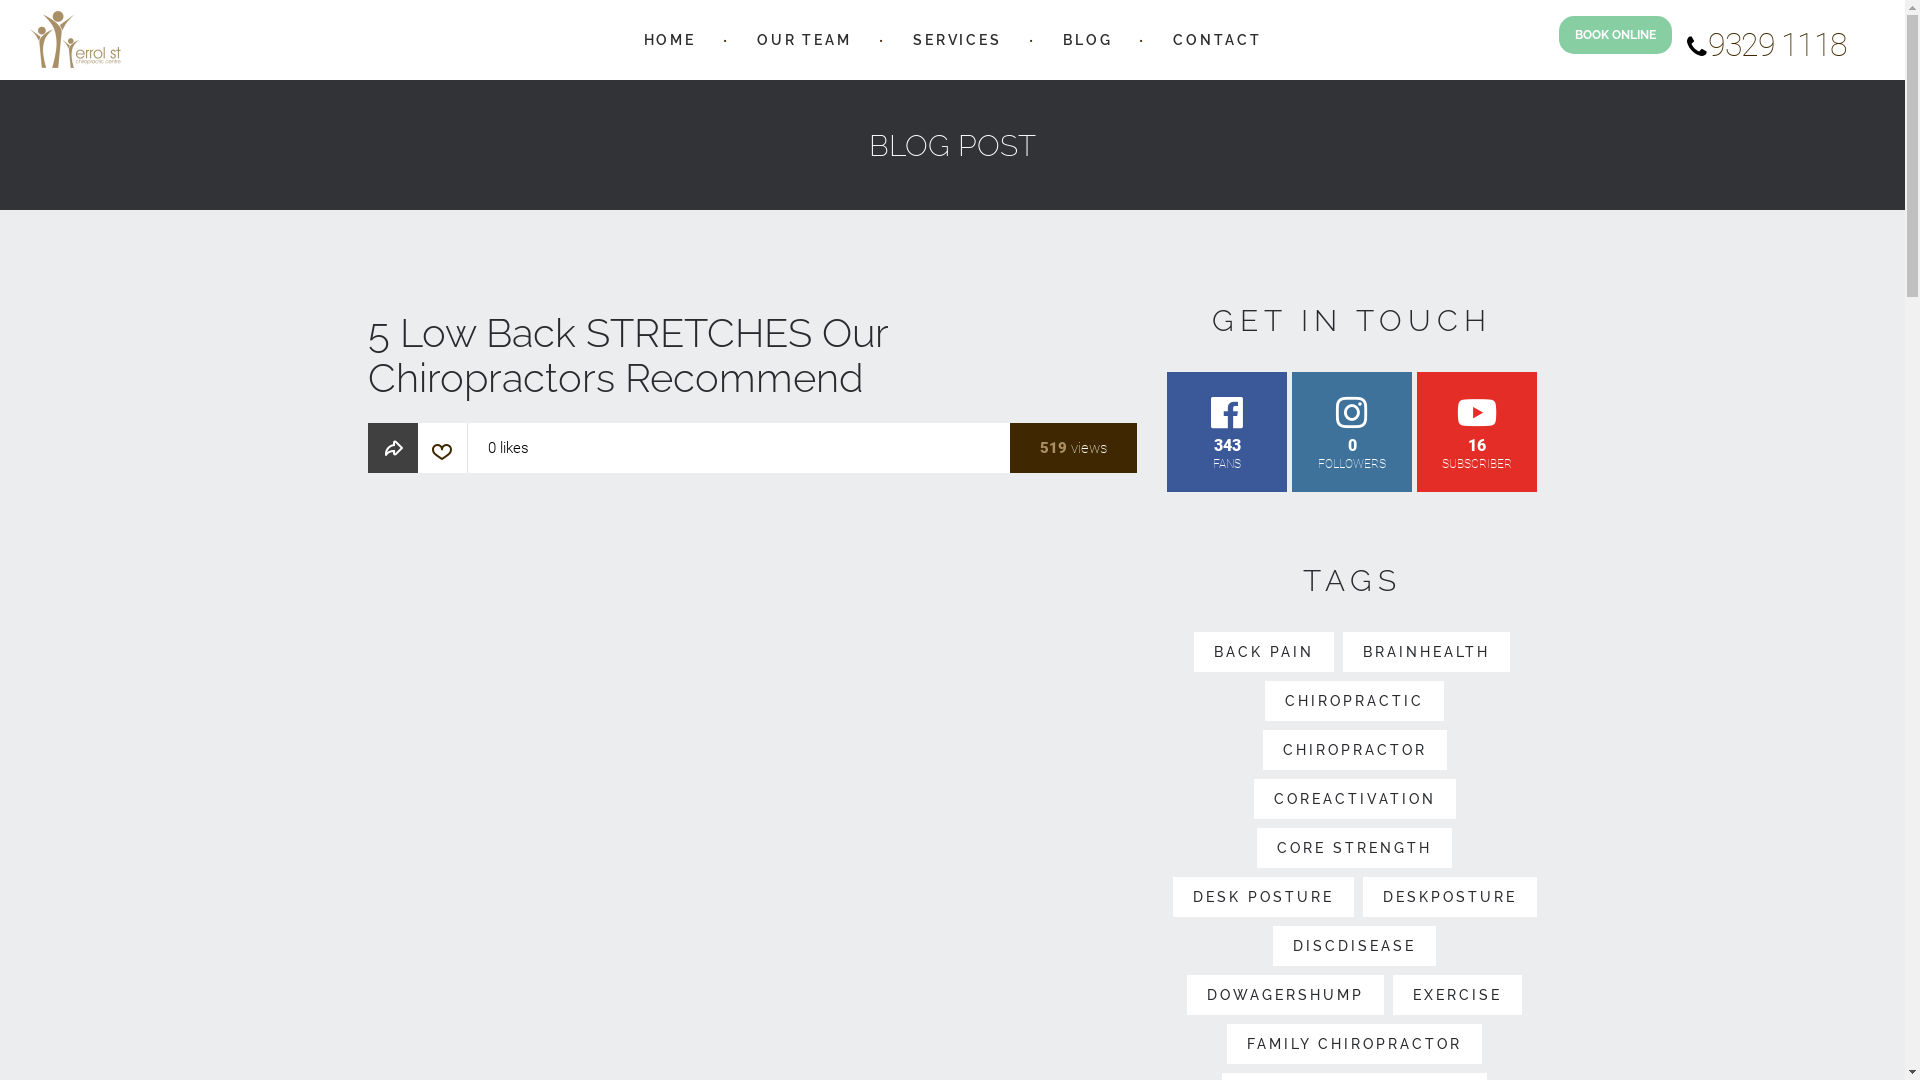 Image resolution: width=1920 pixels, height=1080 pixels. Describe the element at coordinates (1216, 39) in the screenshot. I see `'CONTACT'` at that location.